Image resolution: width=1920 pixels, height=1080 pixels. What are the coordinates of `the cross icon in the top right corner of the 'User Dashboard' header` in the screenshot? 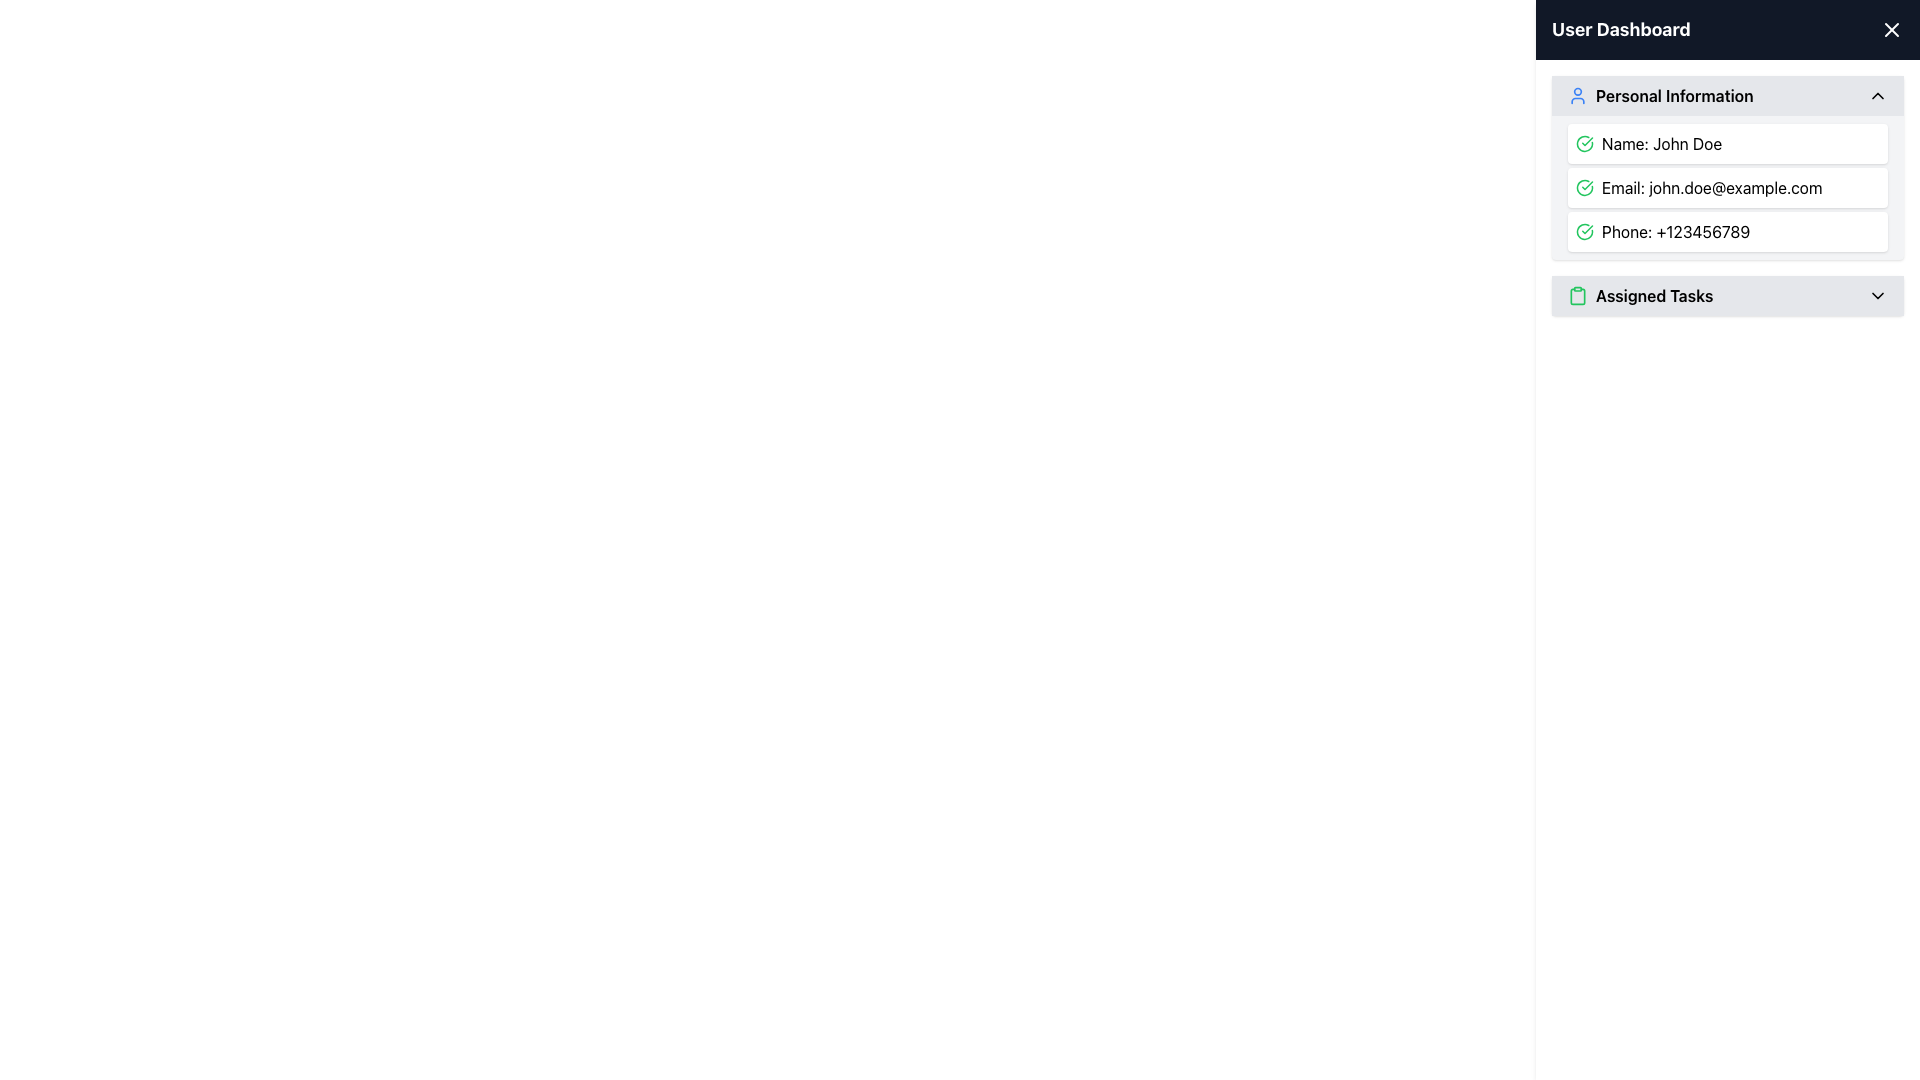 It's located at (1890, 30).